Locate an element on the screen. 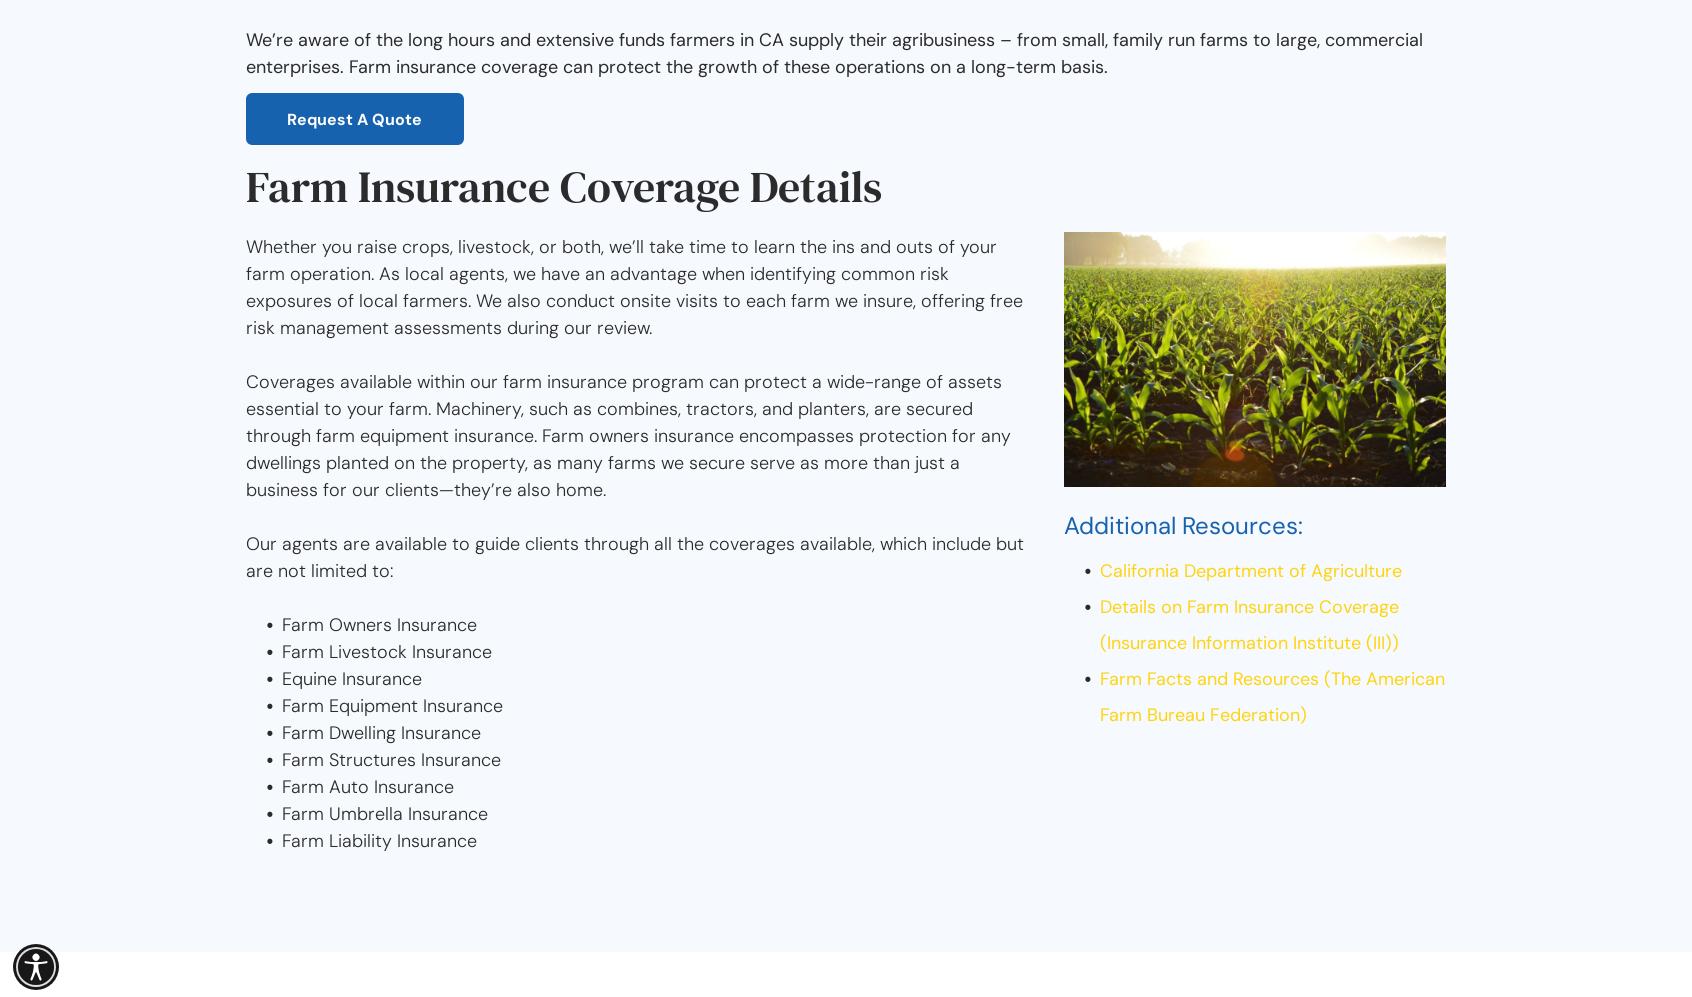 This screenshot has width=1692, height=997. 'Farm Insurance Coverage Details' is located at coordinates (563, 186).